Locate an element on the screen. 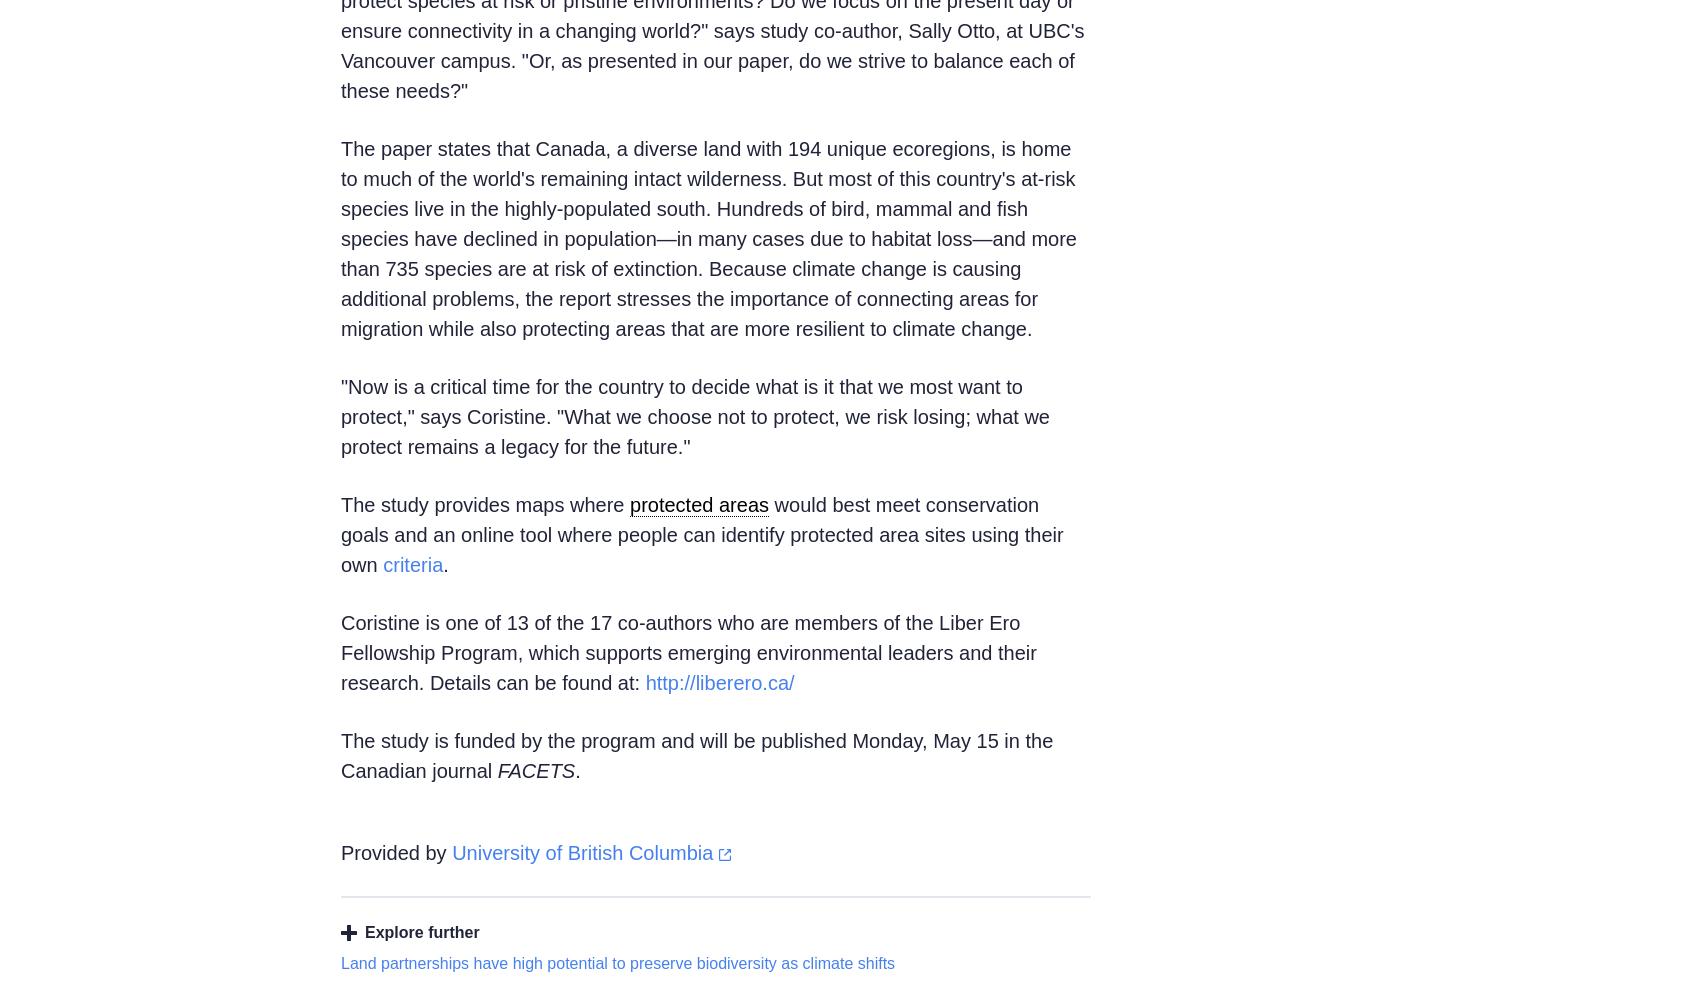  'University of British Columbia' is located at coordinates (581, 853).